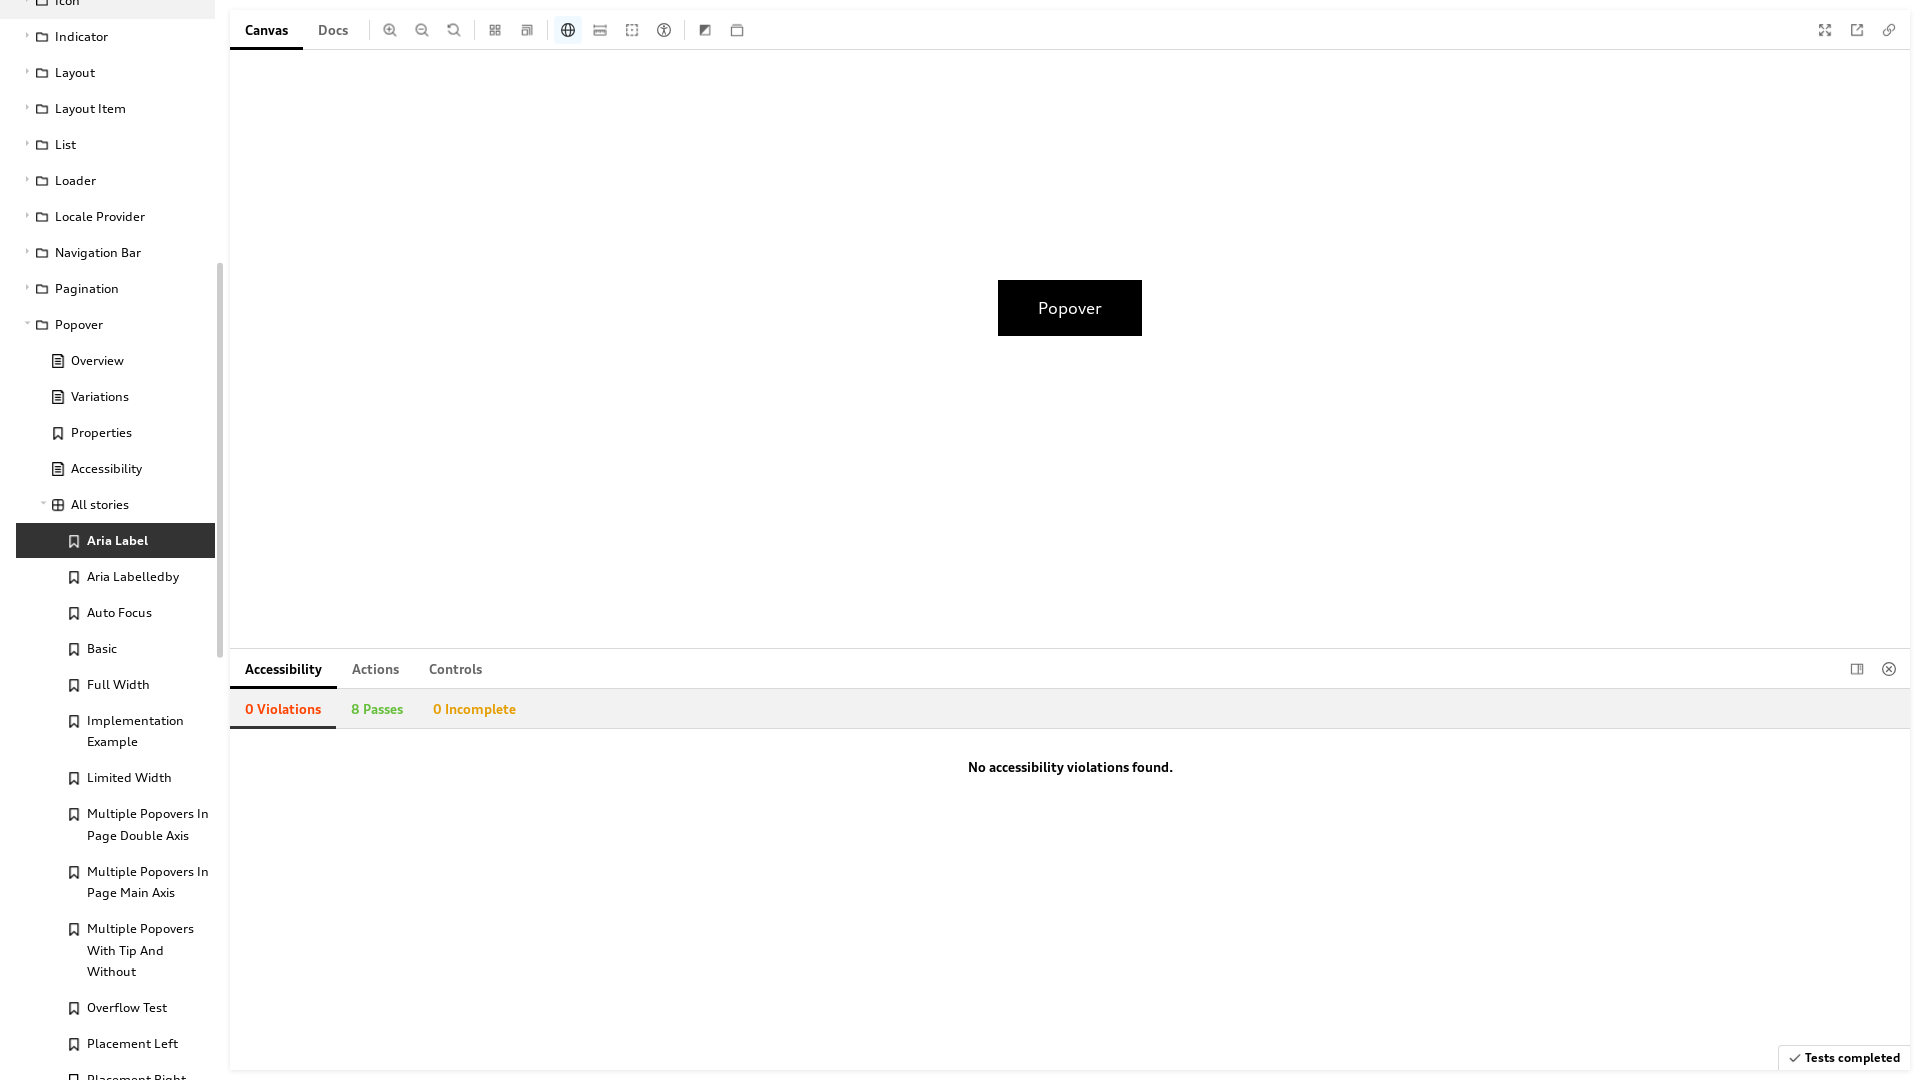  What do you see at coordinates (114, 731) in the screenshot?
I see `'Implementation Example'` at bounding box center [114, 731].